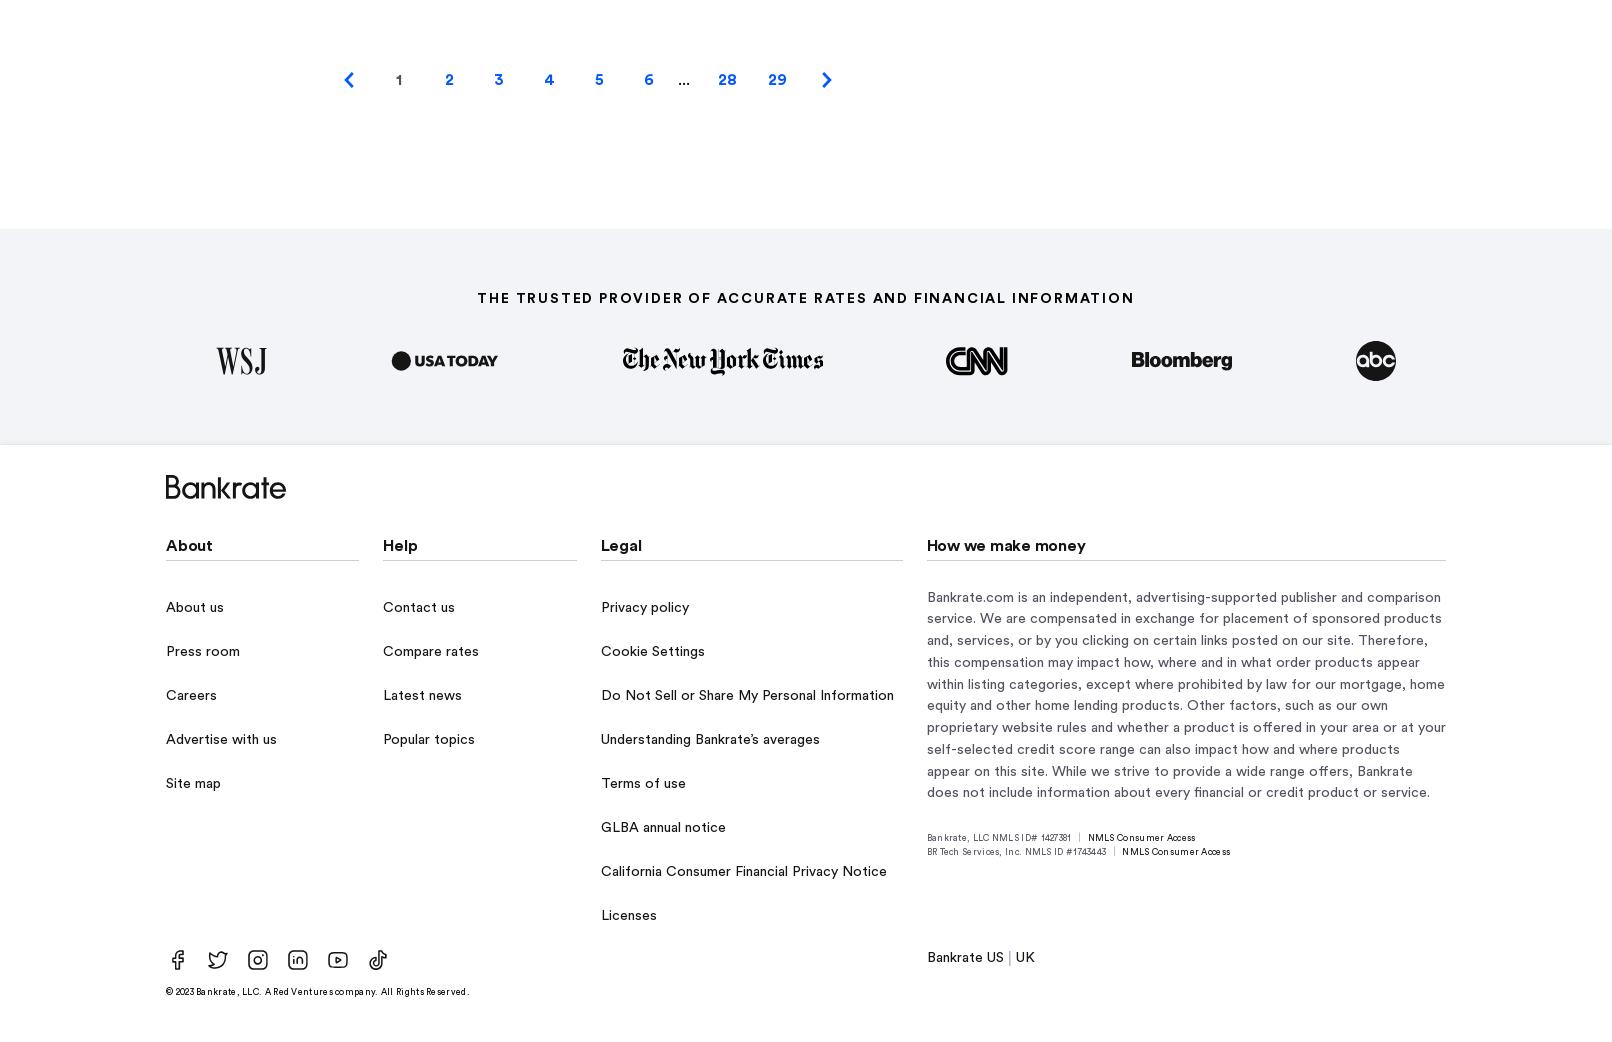 The image size is (1612, 1042). I want to click on 'UK', so click(1023, 958).